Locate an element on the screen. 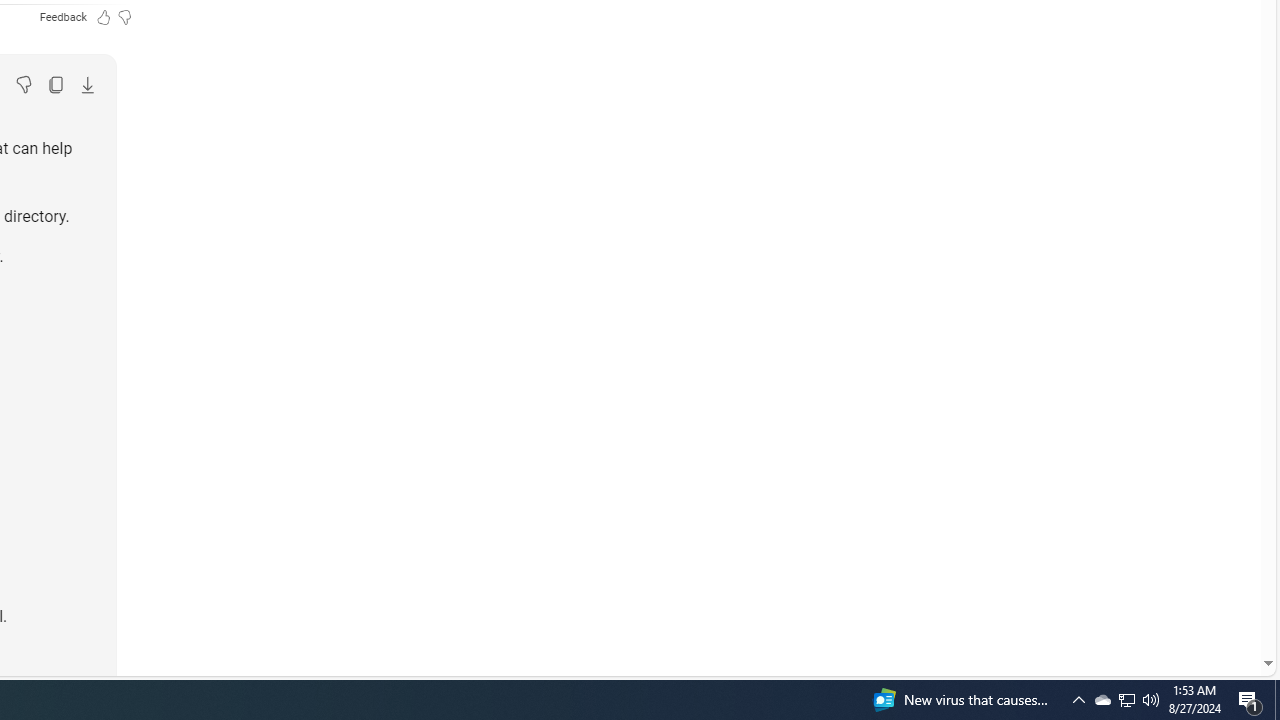 The height and width of the screenshot is (720, 1280). 'Copy' is located at coordinates (55, 83).